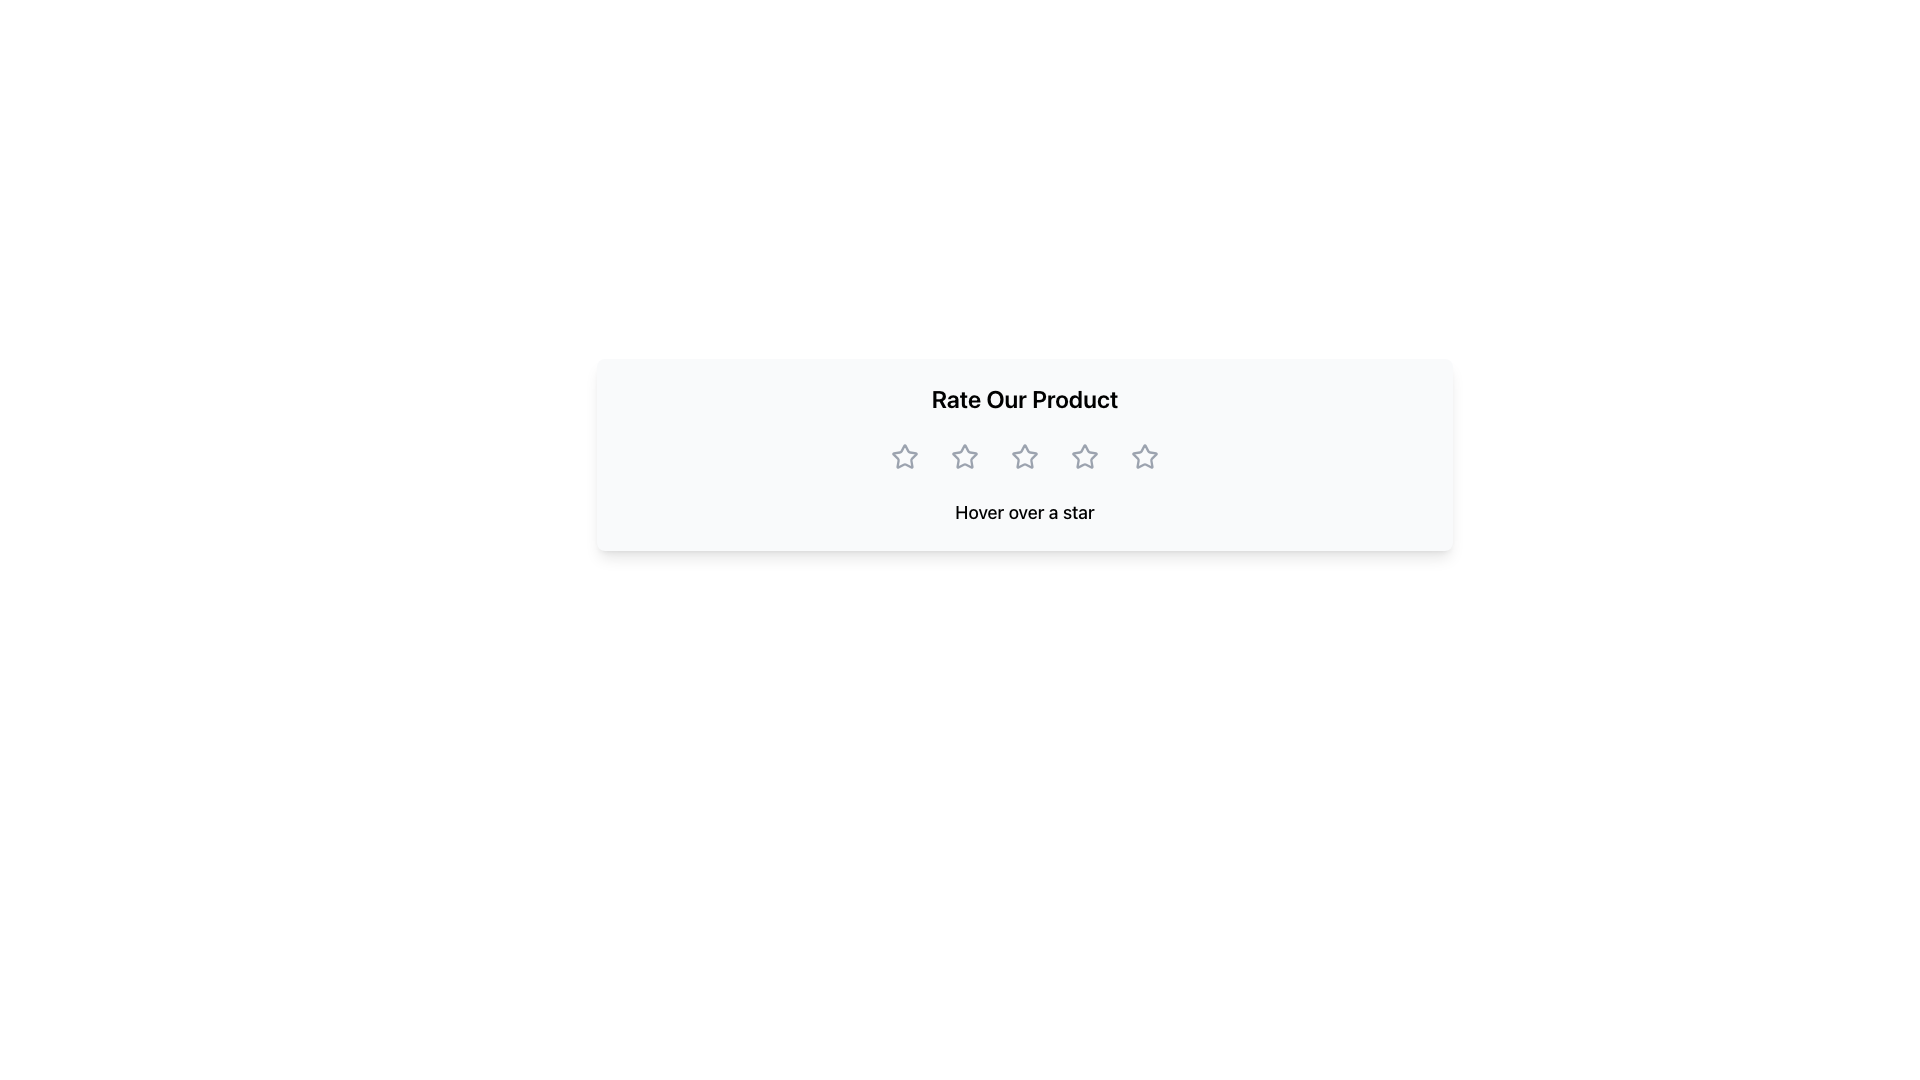 The image size is (1920, 1080). Describe the element at coordinates (964, 455) in the screenshot. I see `the second star icon in the rating system` at that location.